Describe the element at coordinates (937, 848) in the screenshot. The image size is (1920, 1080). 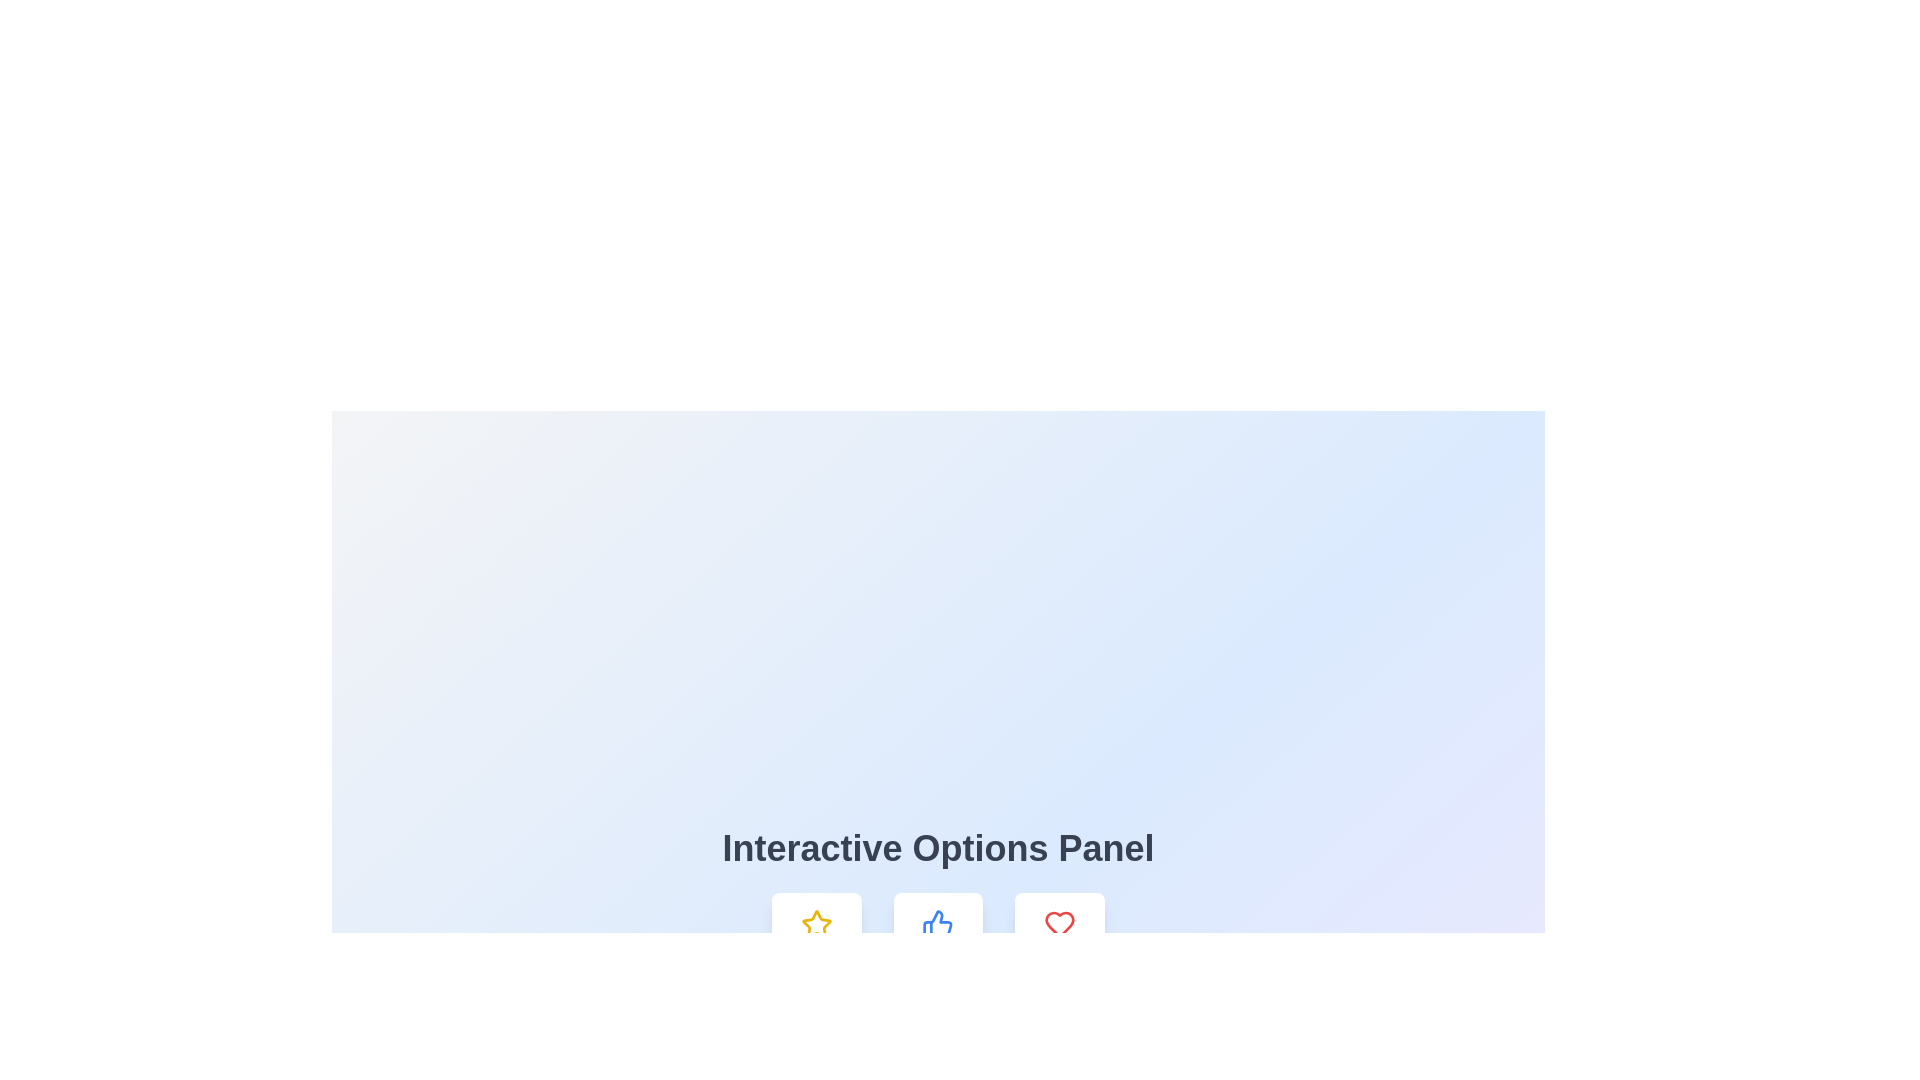
I see `the 'Interactive Options Panel' text header, which is styled in bold, large font and centered above other elements on a gradient background` at that location.